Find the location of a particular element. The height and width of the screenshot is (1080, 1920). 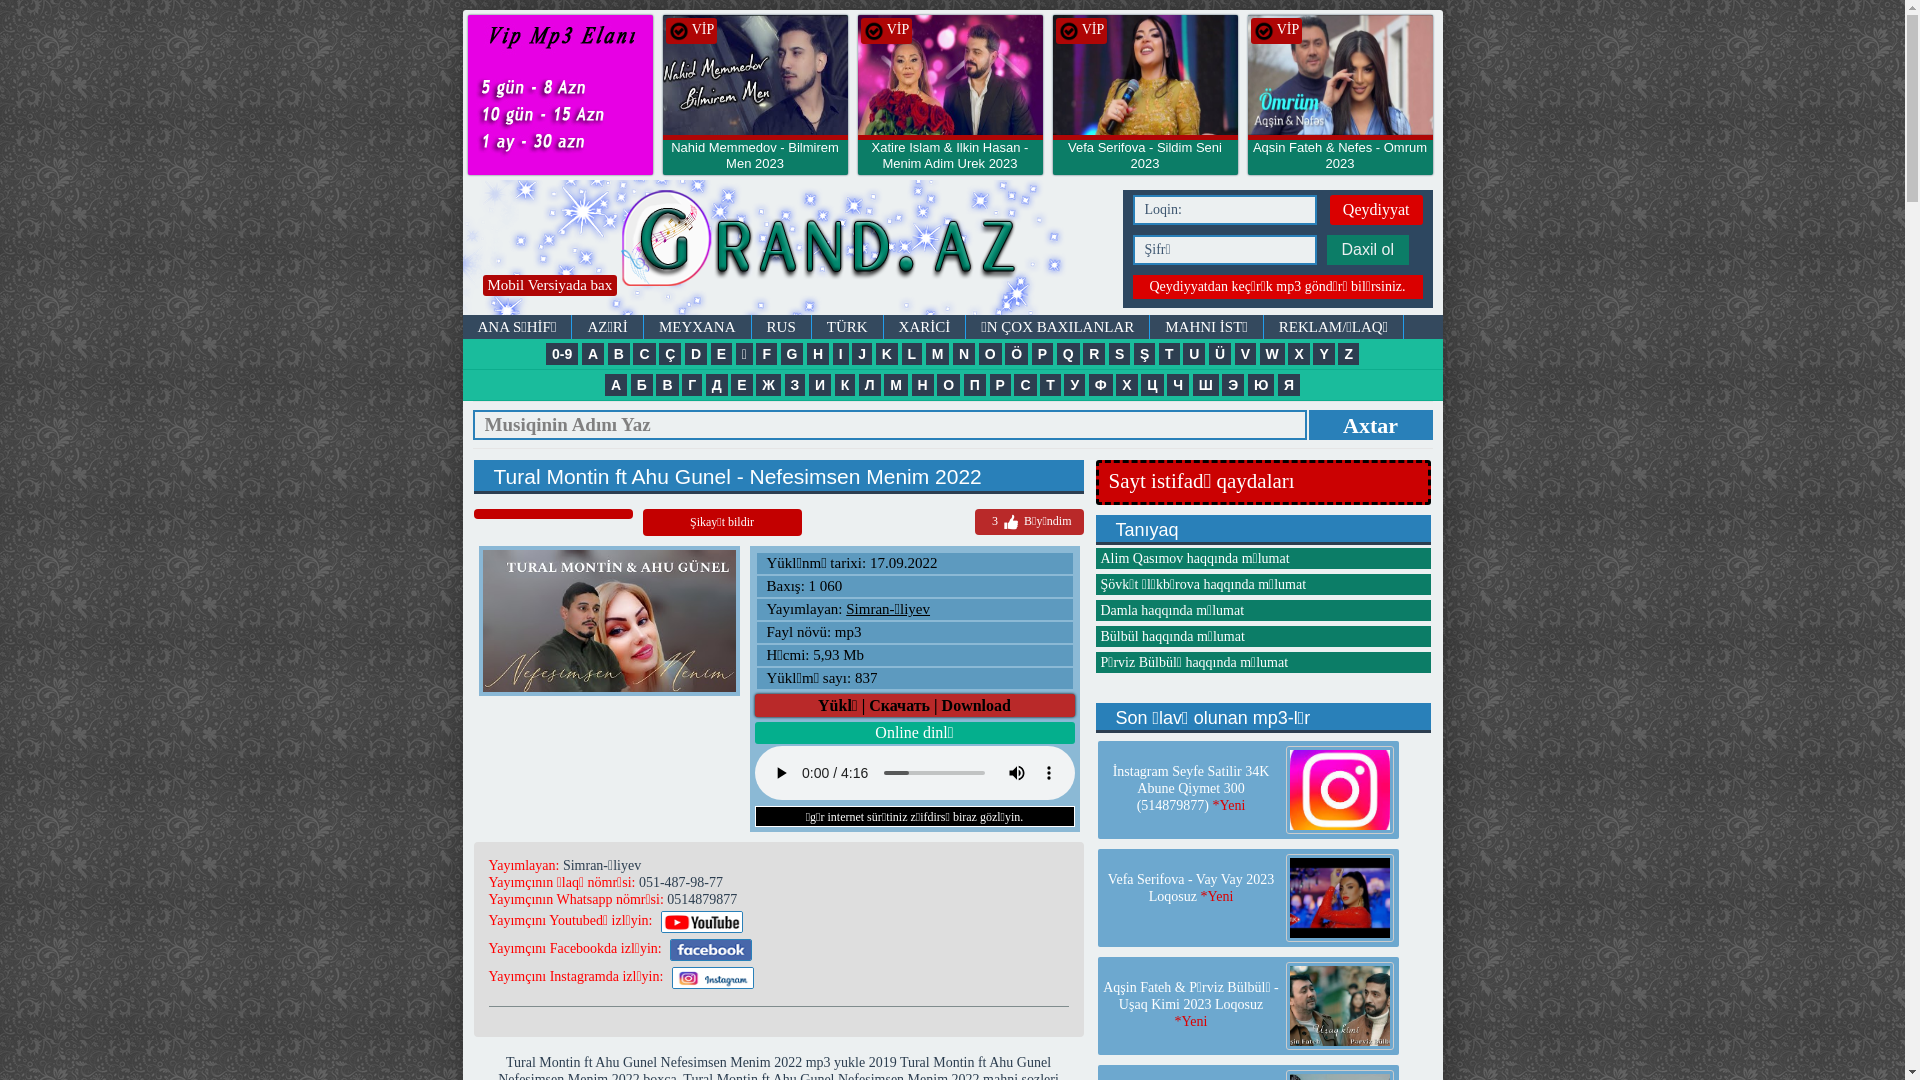

'K' is located at coordinates (886, 353).